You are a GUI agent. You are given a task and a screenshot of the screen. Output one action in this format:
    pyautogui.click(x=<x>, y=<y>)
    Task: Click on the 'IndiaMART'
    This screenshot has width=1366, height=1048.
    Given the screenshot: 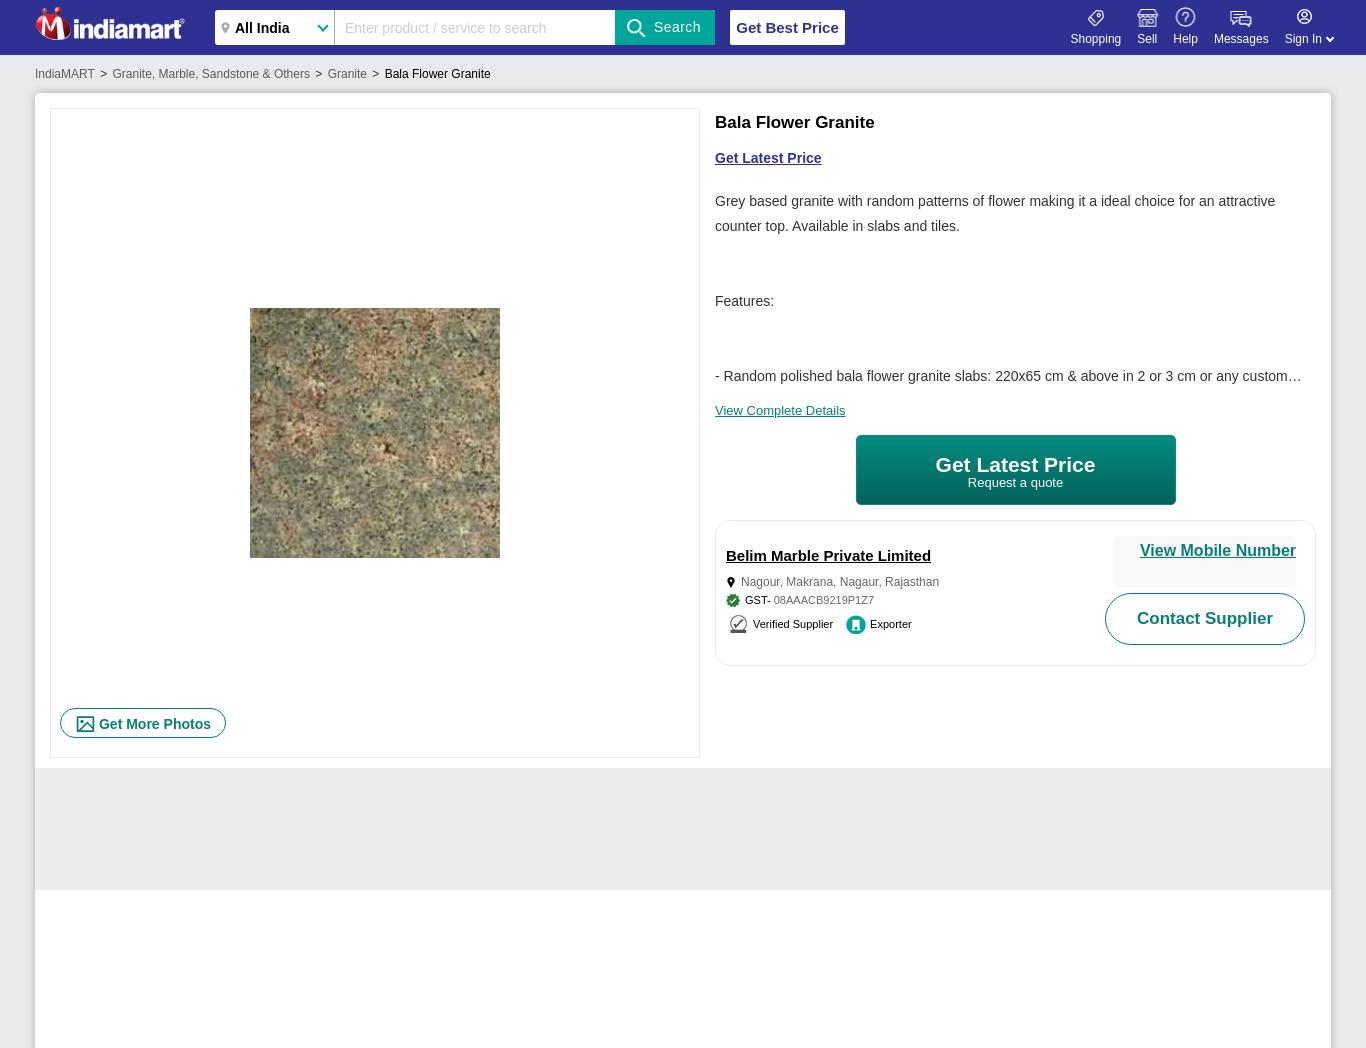 What is the action you would take?
    pyautogui.click(x=64, y=73)
    